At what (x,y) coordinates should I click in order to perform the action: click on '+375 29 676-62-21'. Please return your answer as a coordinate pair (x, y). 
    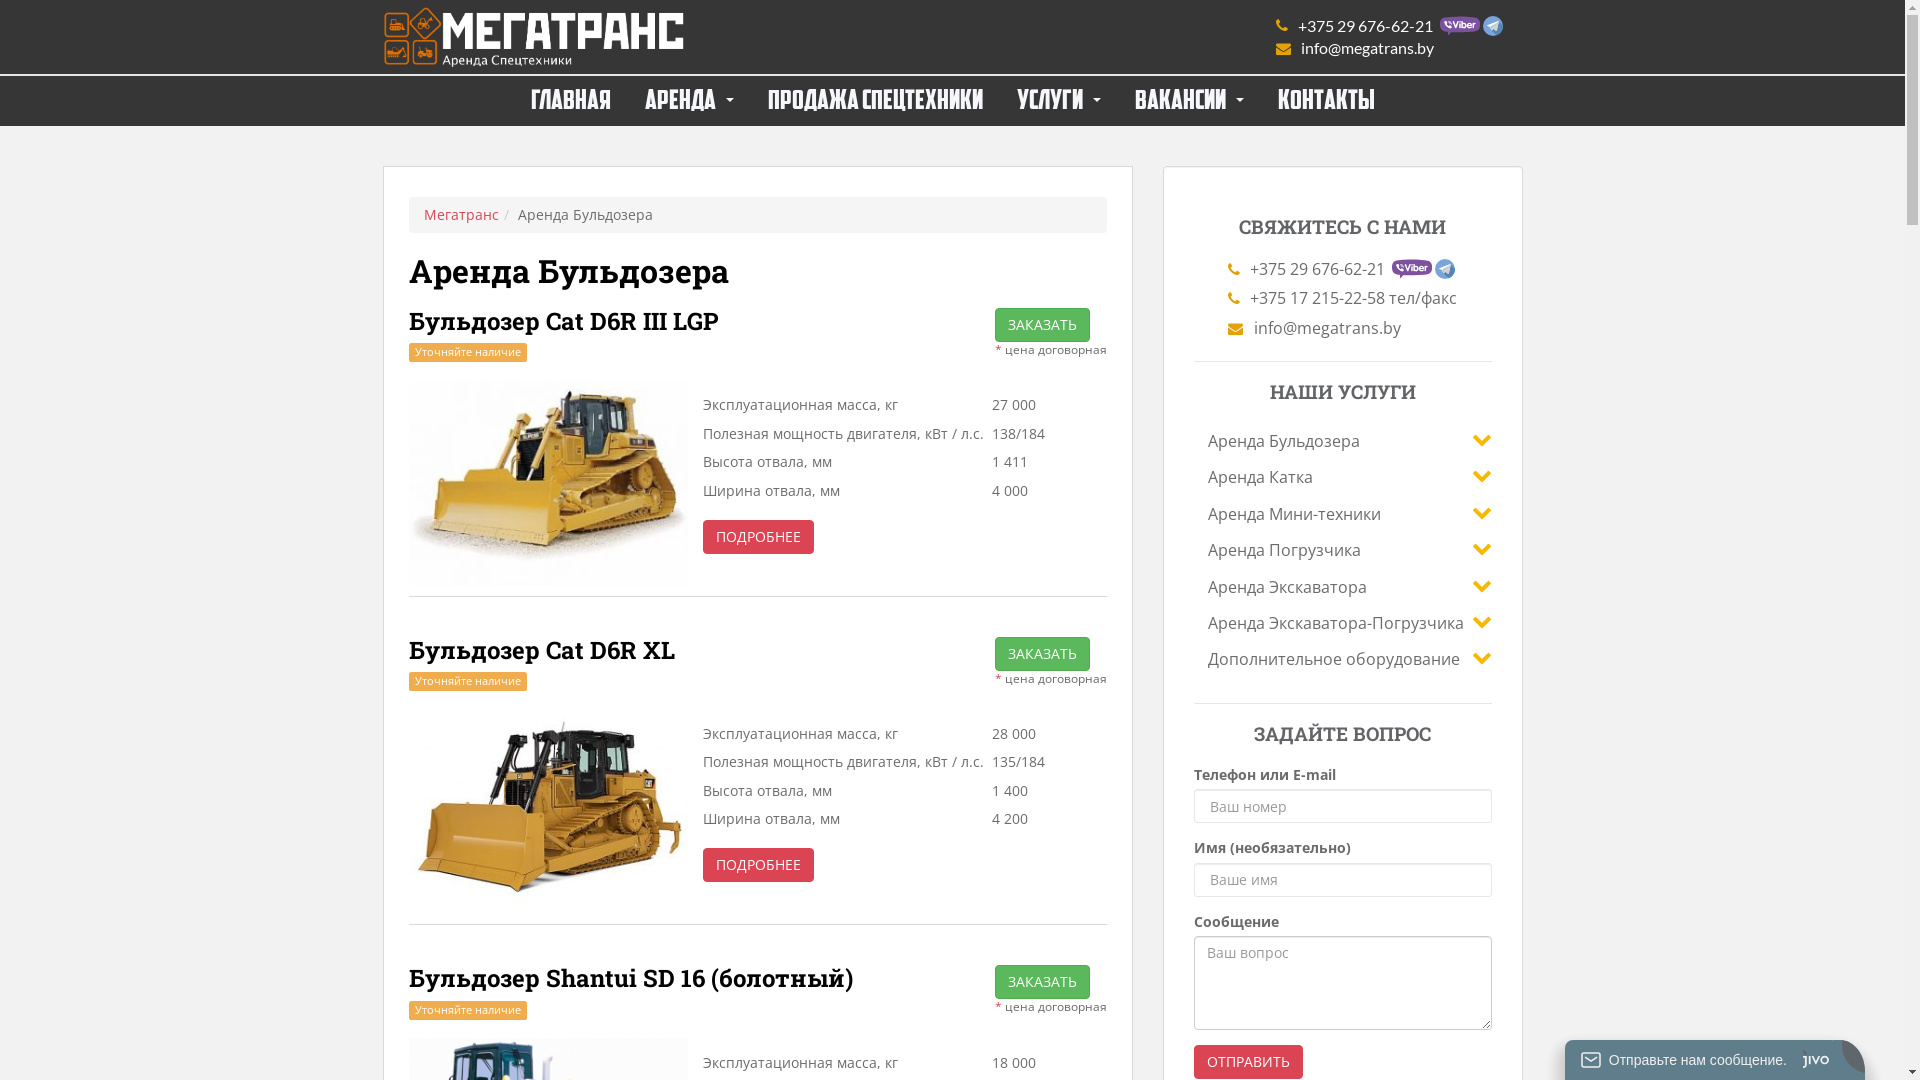
    Looking at the image, I should click on (1227, 268).